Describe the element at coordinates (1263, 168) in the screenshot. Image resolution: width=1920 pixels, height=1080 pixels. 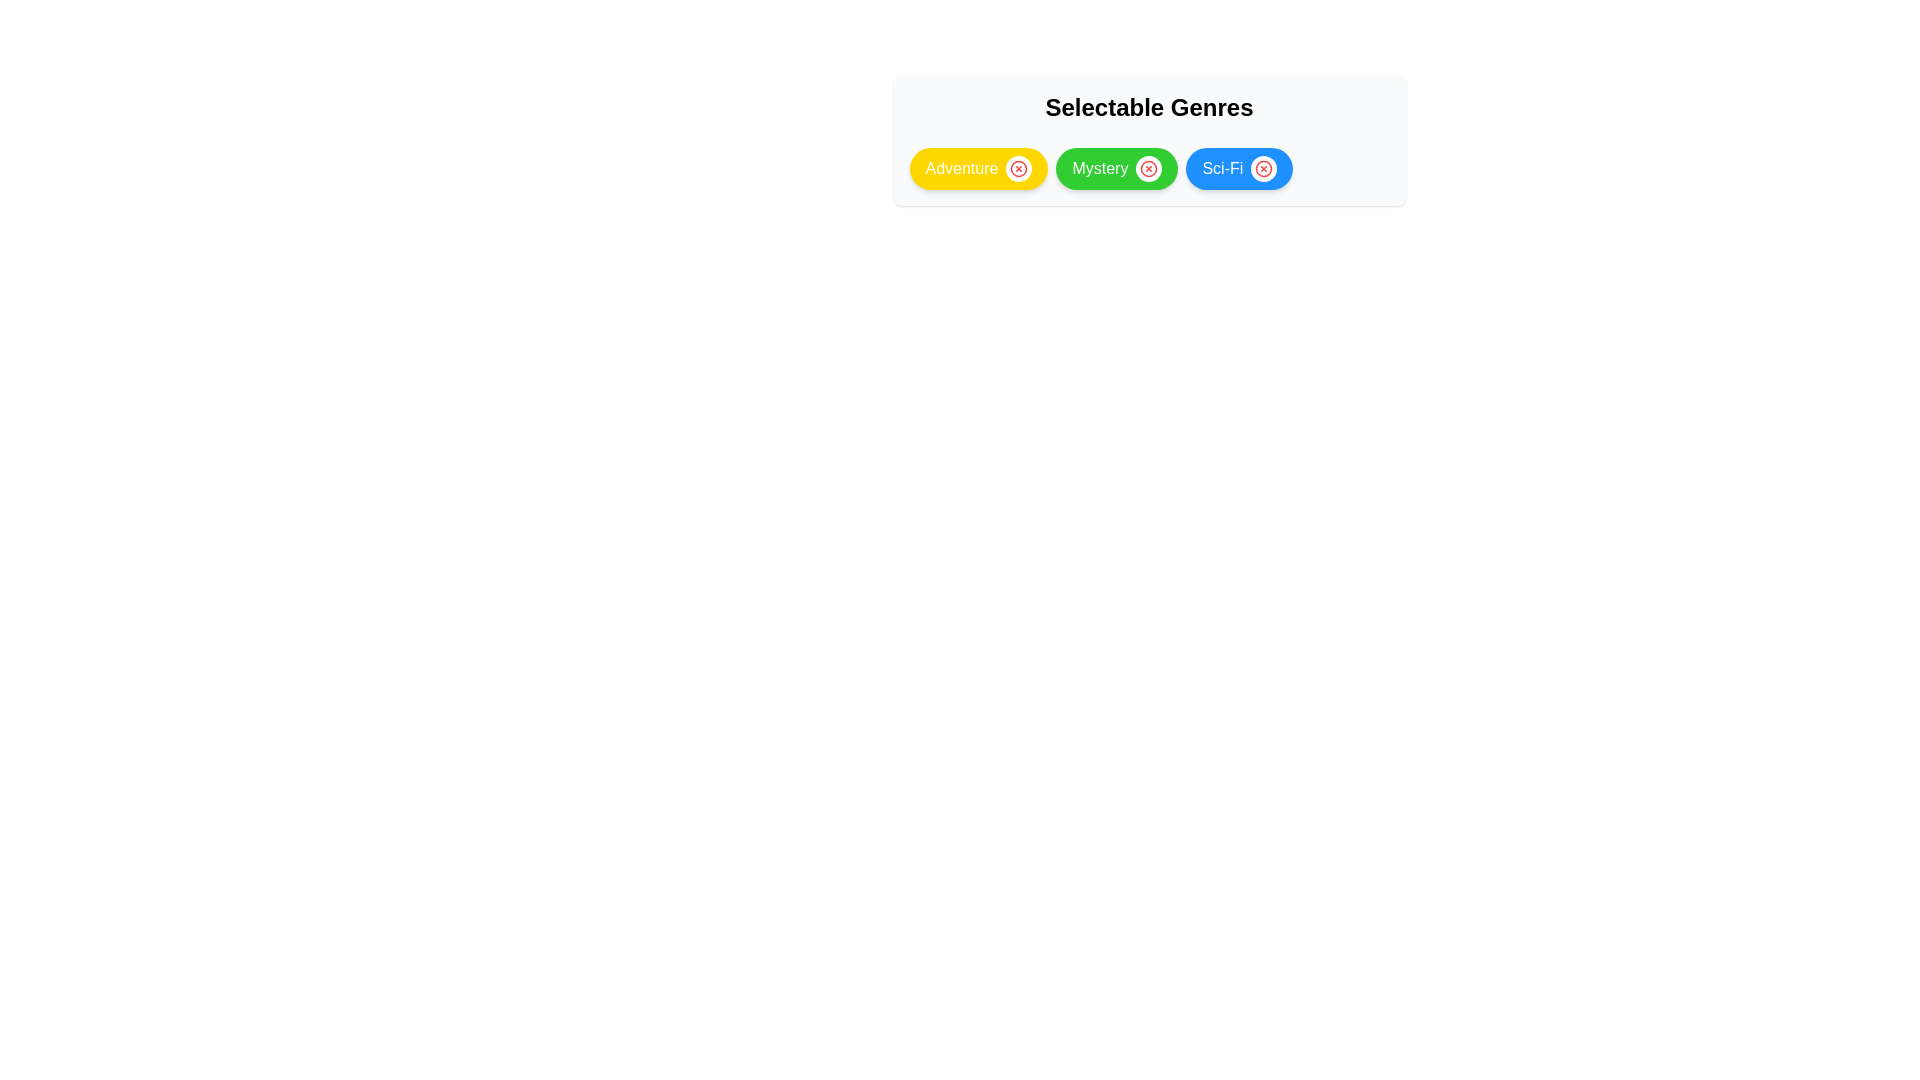
I see `close button on the chip labeled Sci-Fi to remove it` at that location.